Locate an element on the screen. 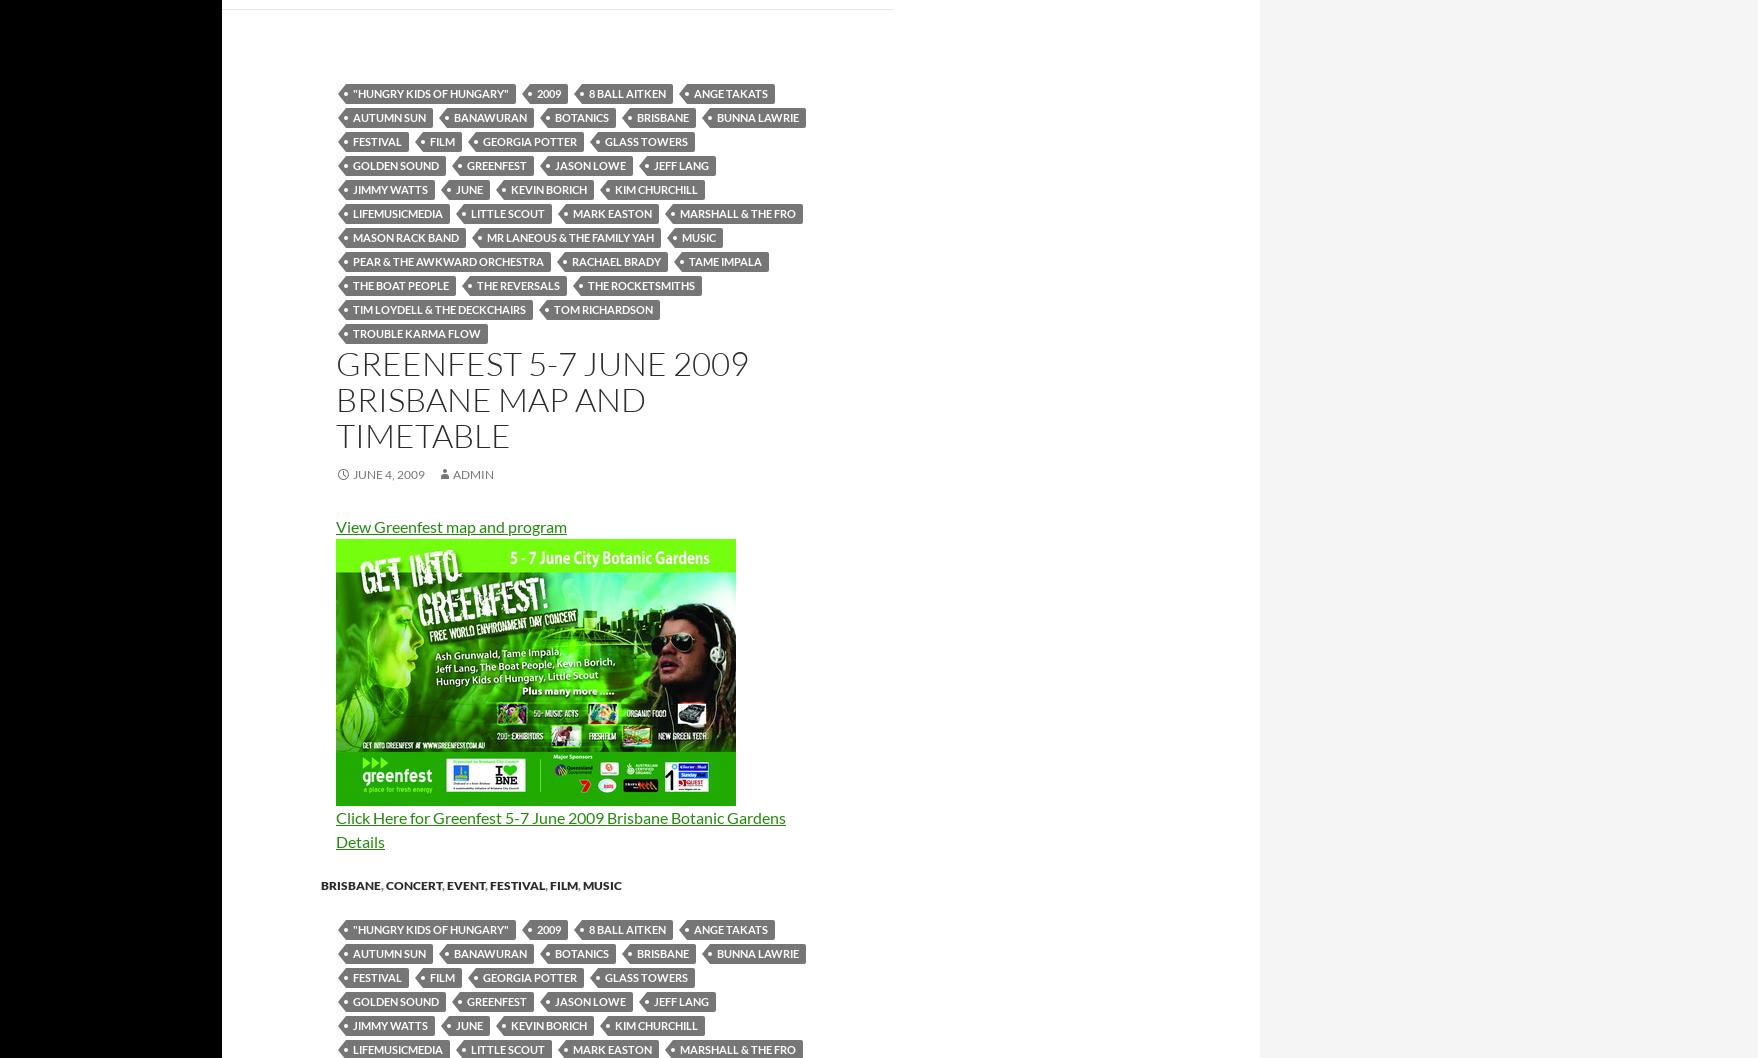 The width and height of the screenshot is (1758, 1058). 'Tim Loydell & the Deckchairs' is located at coordinates (439, 307).